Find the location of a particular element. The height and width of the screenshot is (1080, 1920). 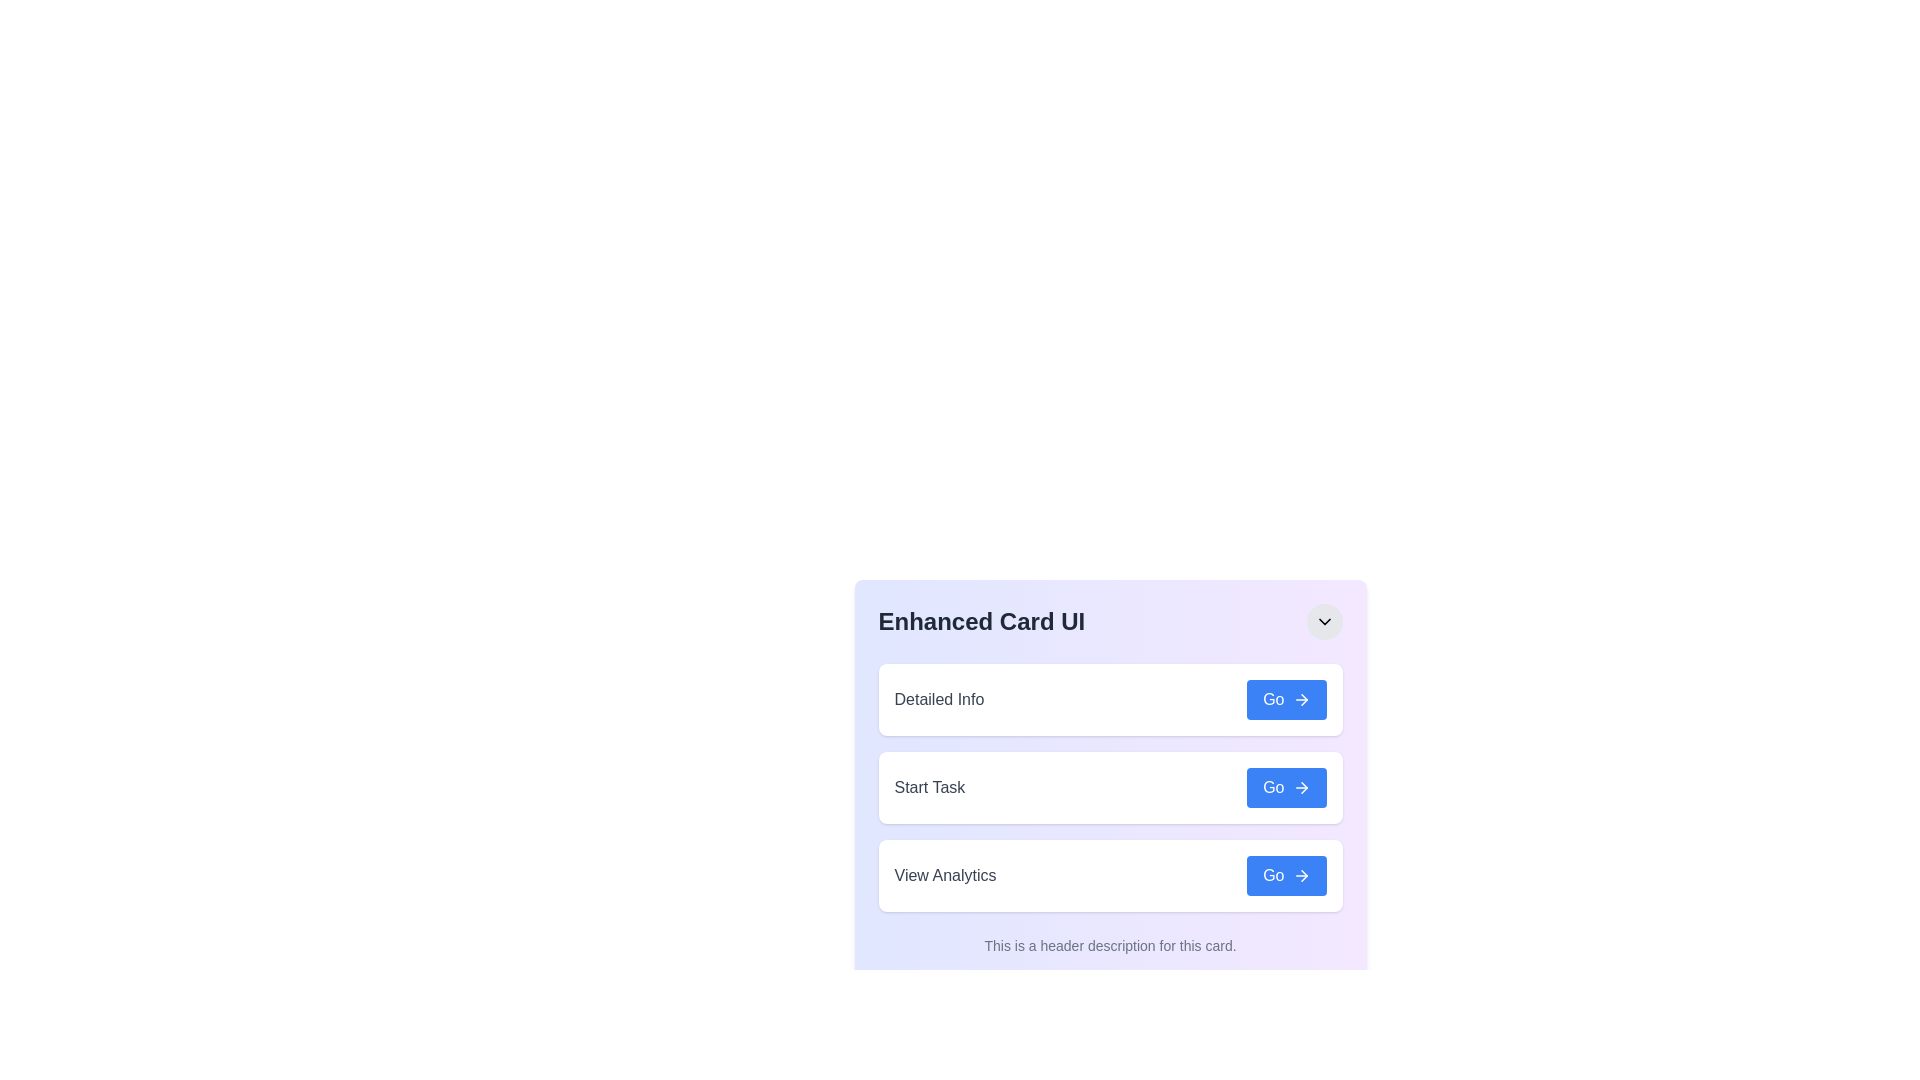

the 'Start Task' button located in the bottom-right corner of the card section to observe its hover effects is located at coordinates (1286, 786).